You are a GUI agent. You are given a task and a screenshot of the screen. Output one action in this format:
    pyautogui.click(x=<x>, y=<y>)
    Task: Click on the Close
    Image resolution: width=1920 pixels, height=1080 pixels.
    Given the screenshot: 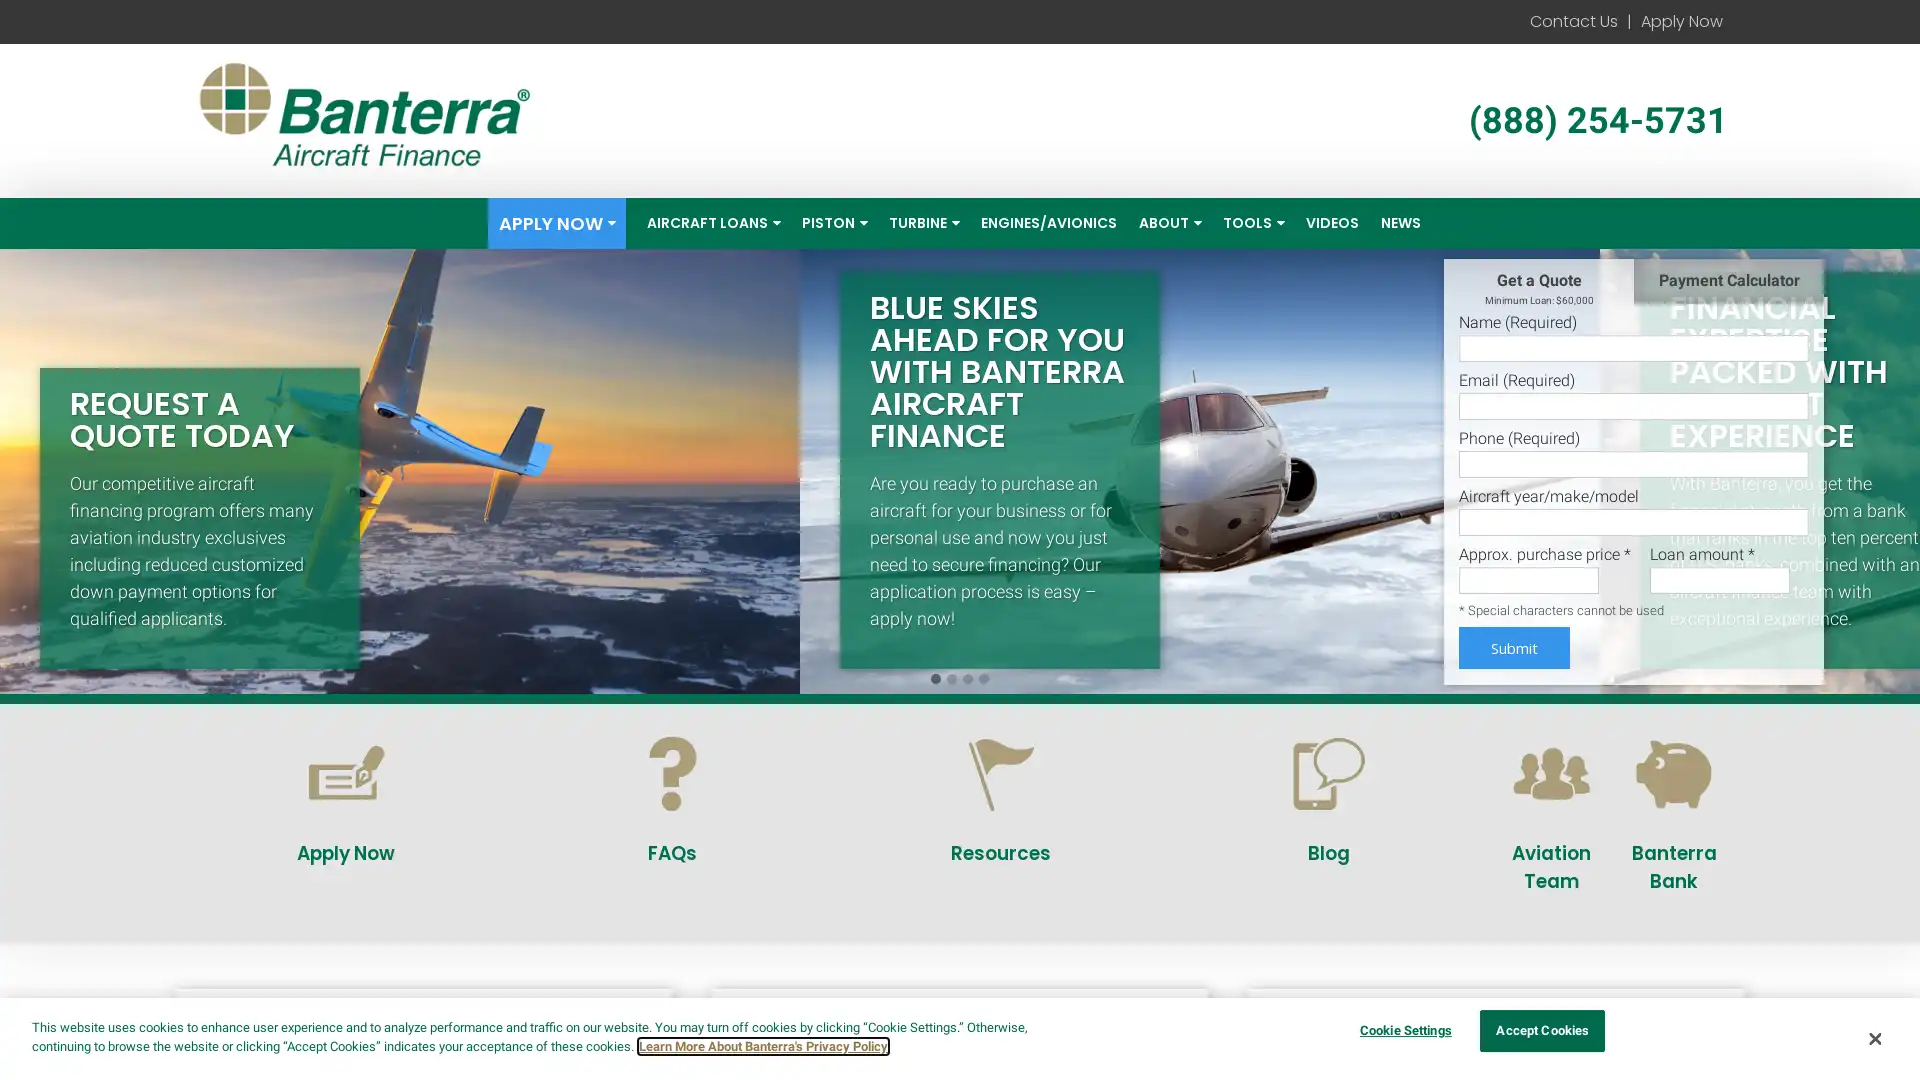 What is the action you would take?
    pyautogui.click(x=1873, y=1036)
    